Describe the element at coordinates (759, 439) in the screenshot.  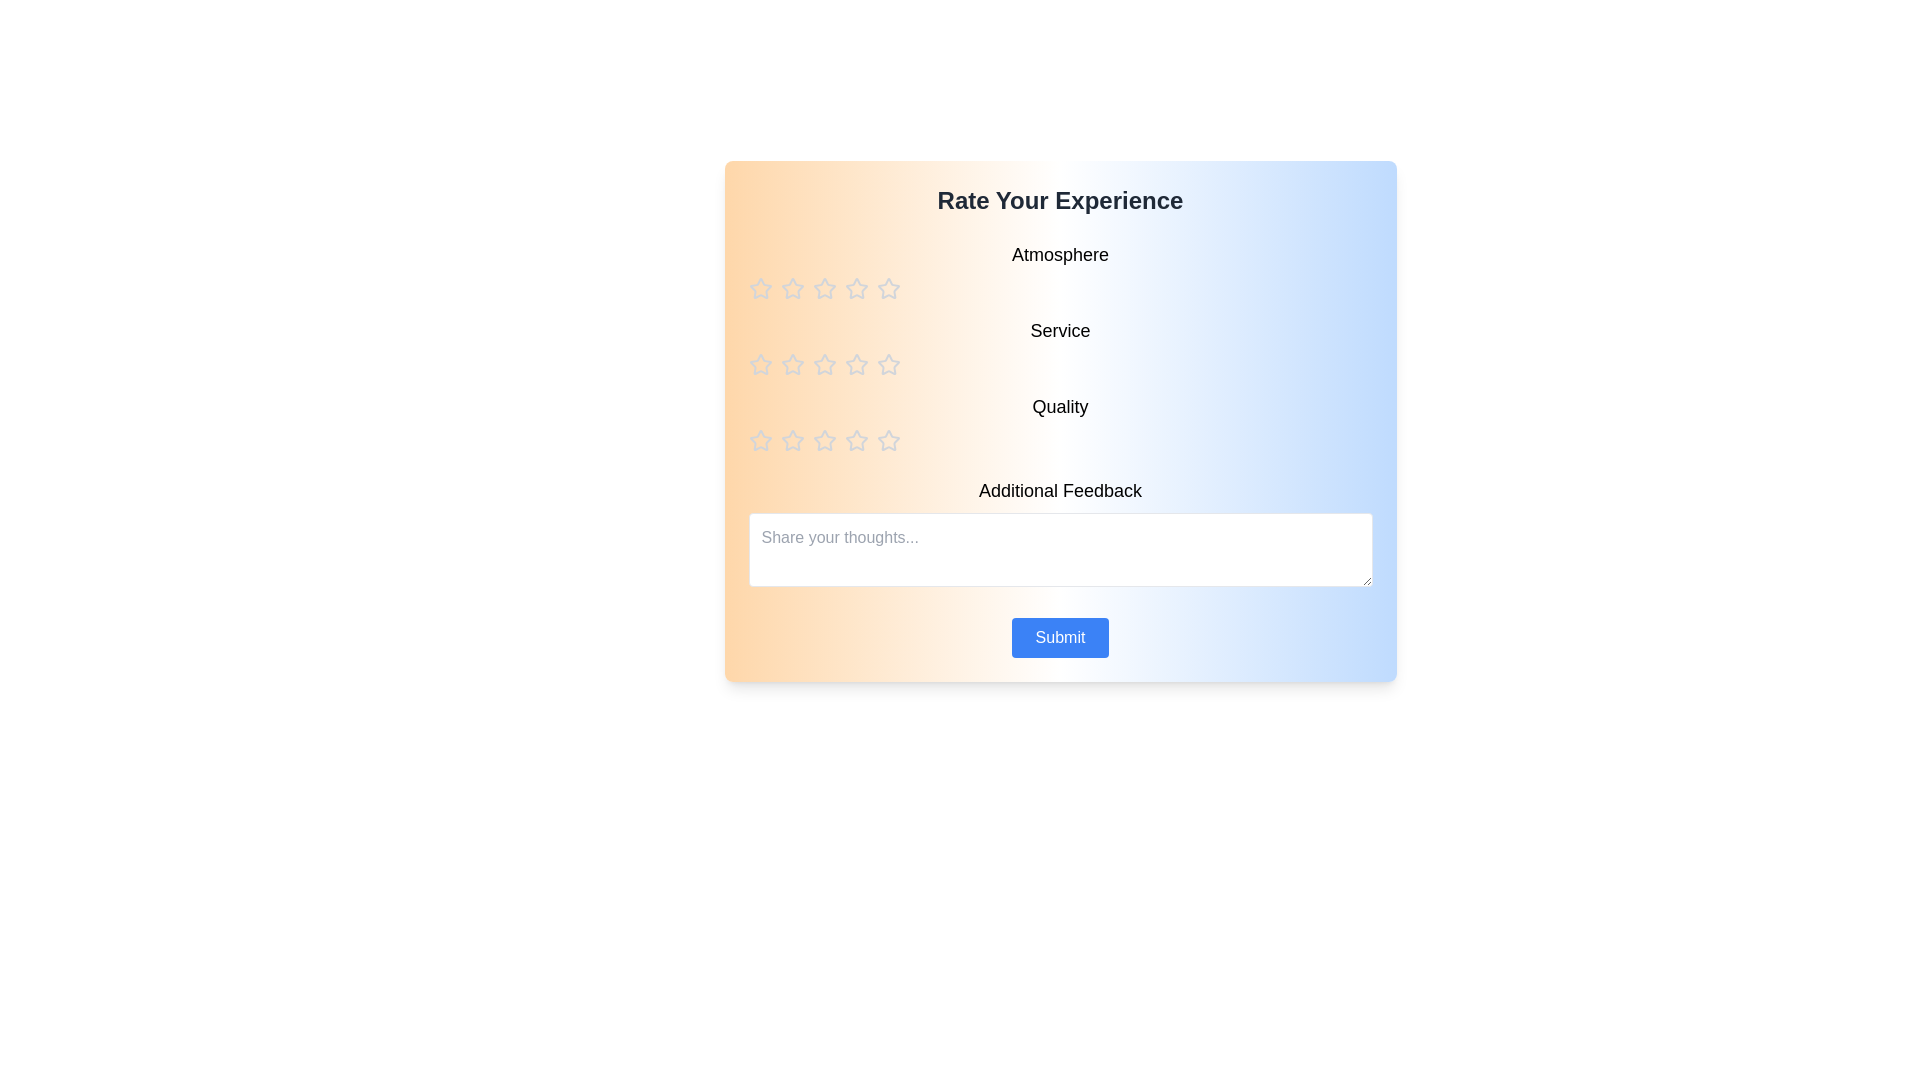
I see `the star corresponding to the rating 1 for the category quality` at that location.